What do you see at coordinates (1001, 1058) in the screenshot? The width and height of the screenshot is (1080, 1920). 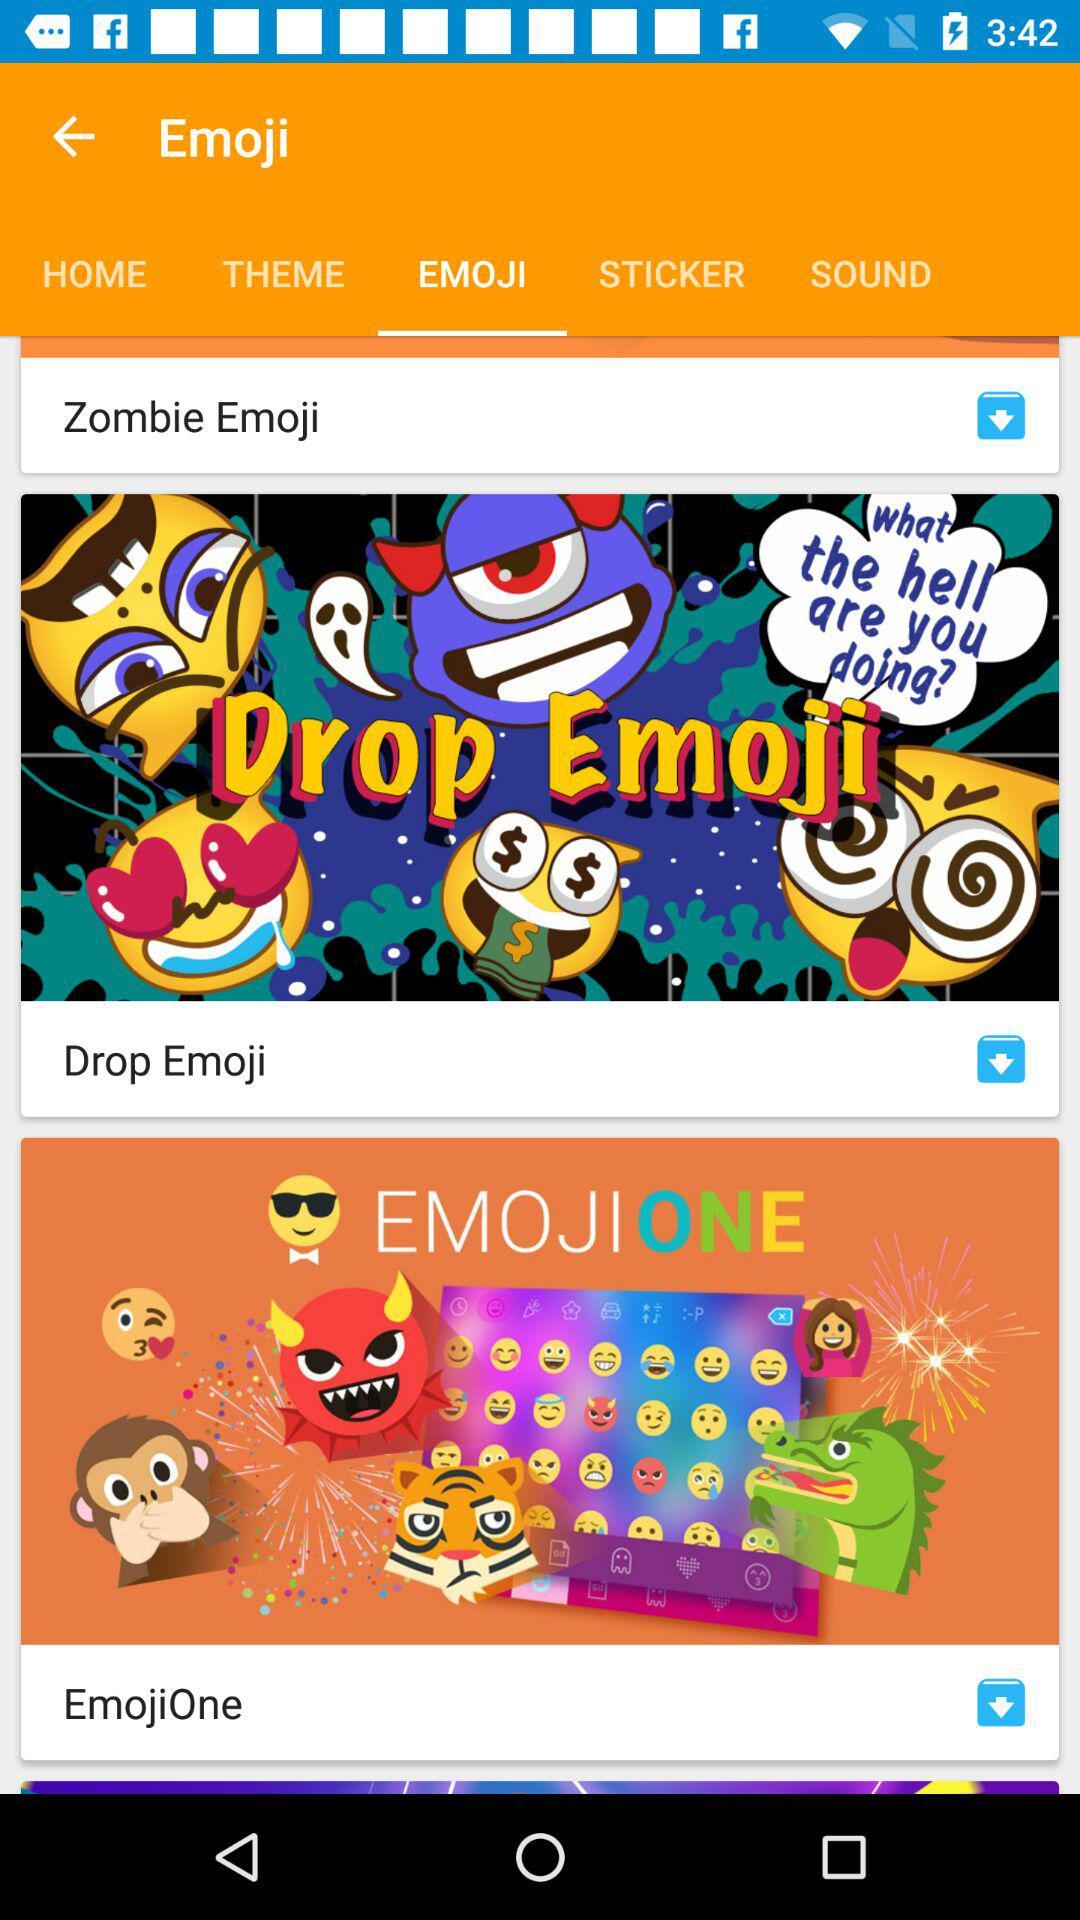 I see `download drop emoji` at bounding box center [1001, 1058].